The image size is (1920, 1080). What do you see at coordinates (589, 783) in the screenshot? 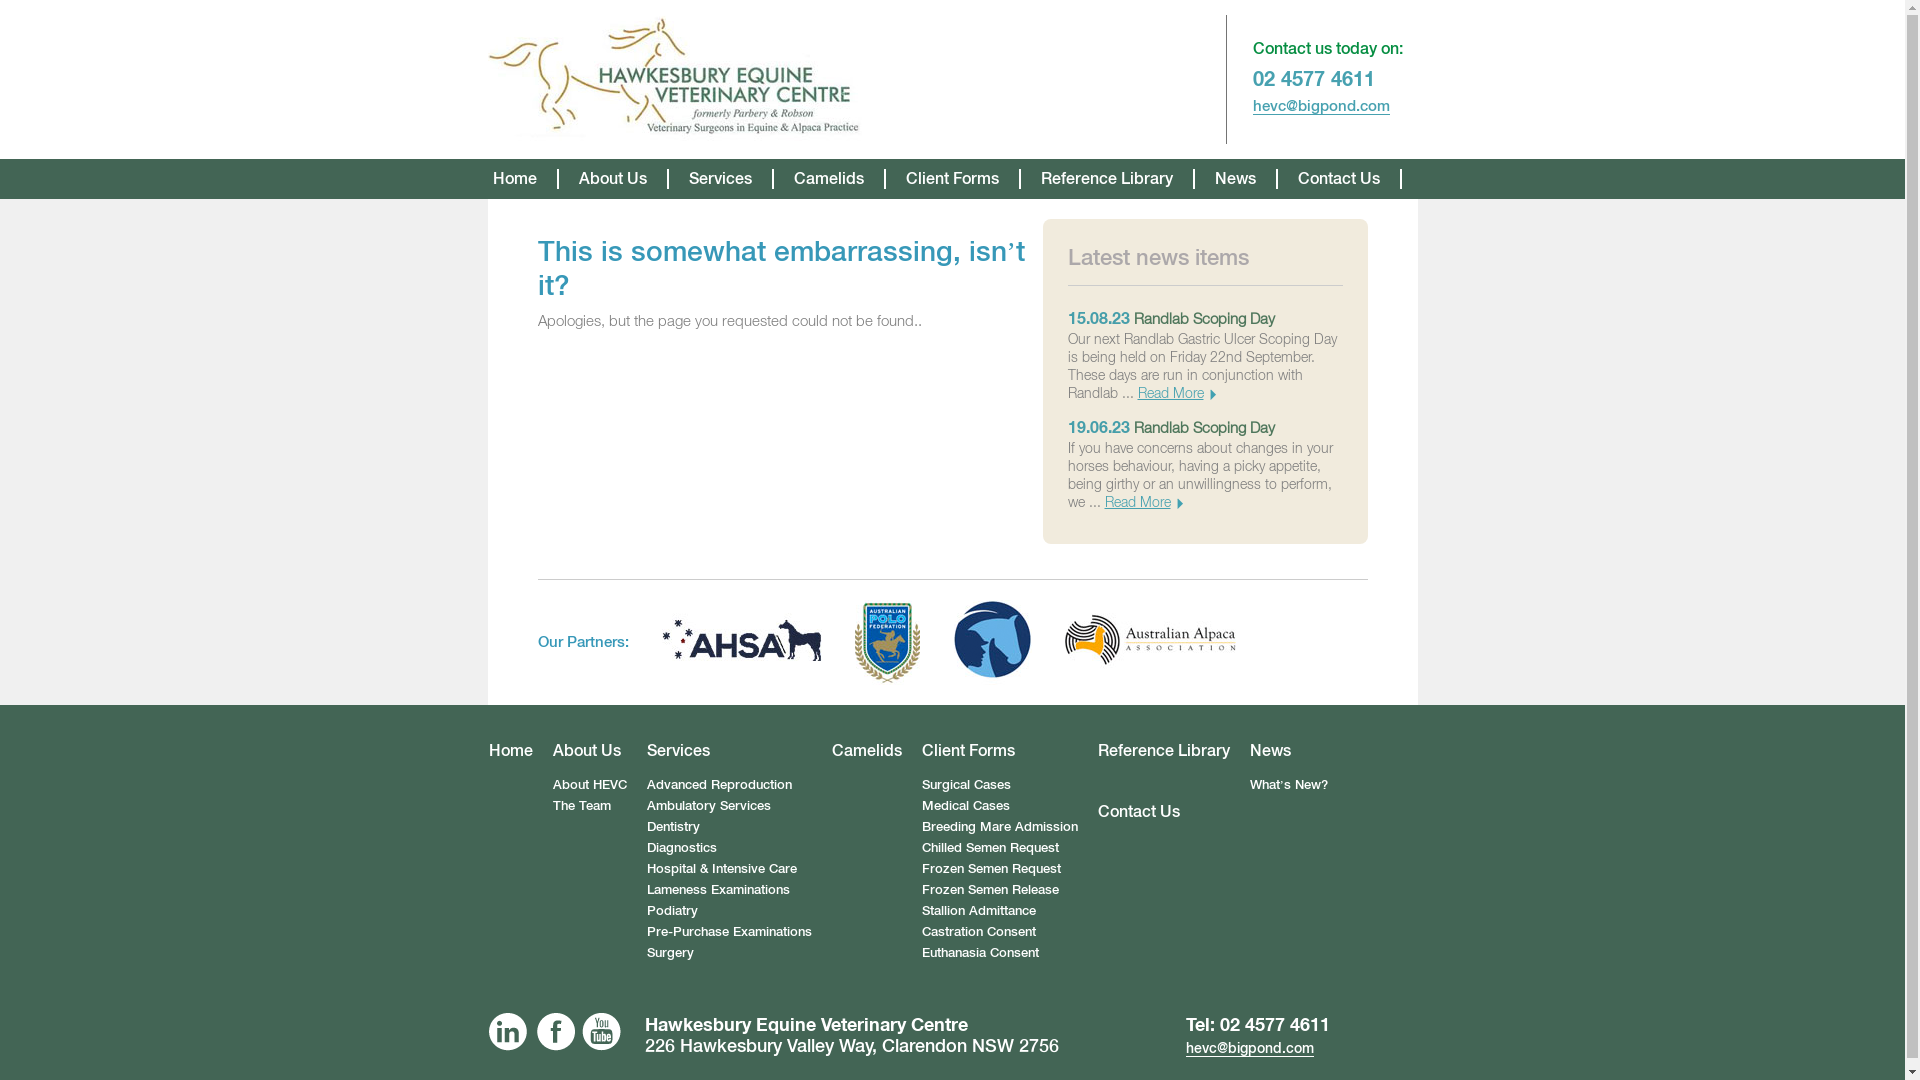
I see `'About HEVC'` at bounding box center [589, 783].